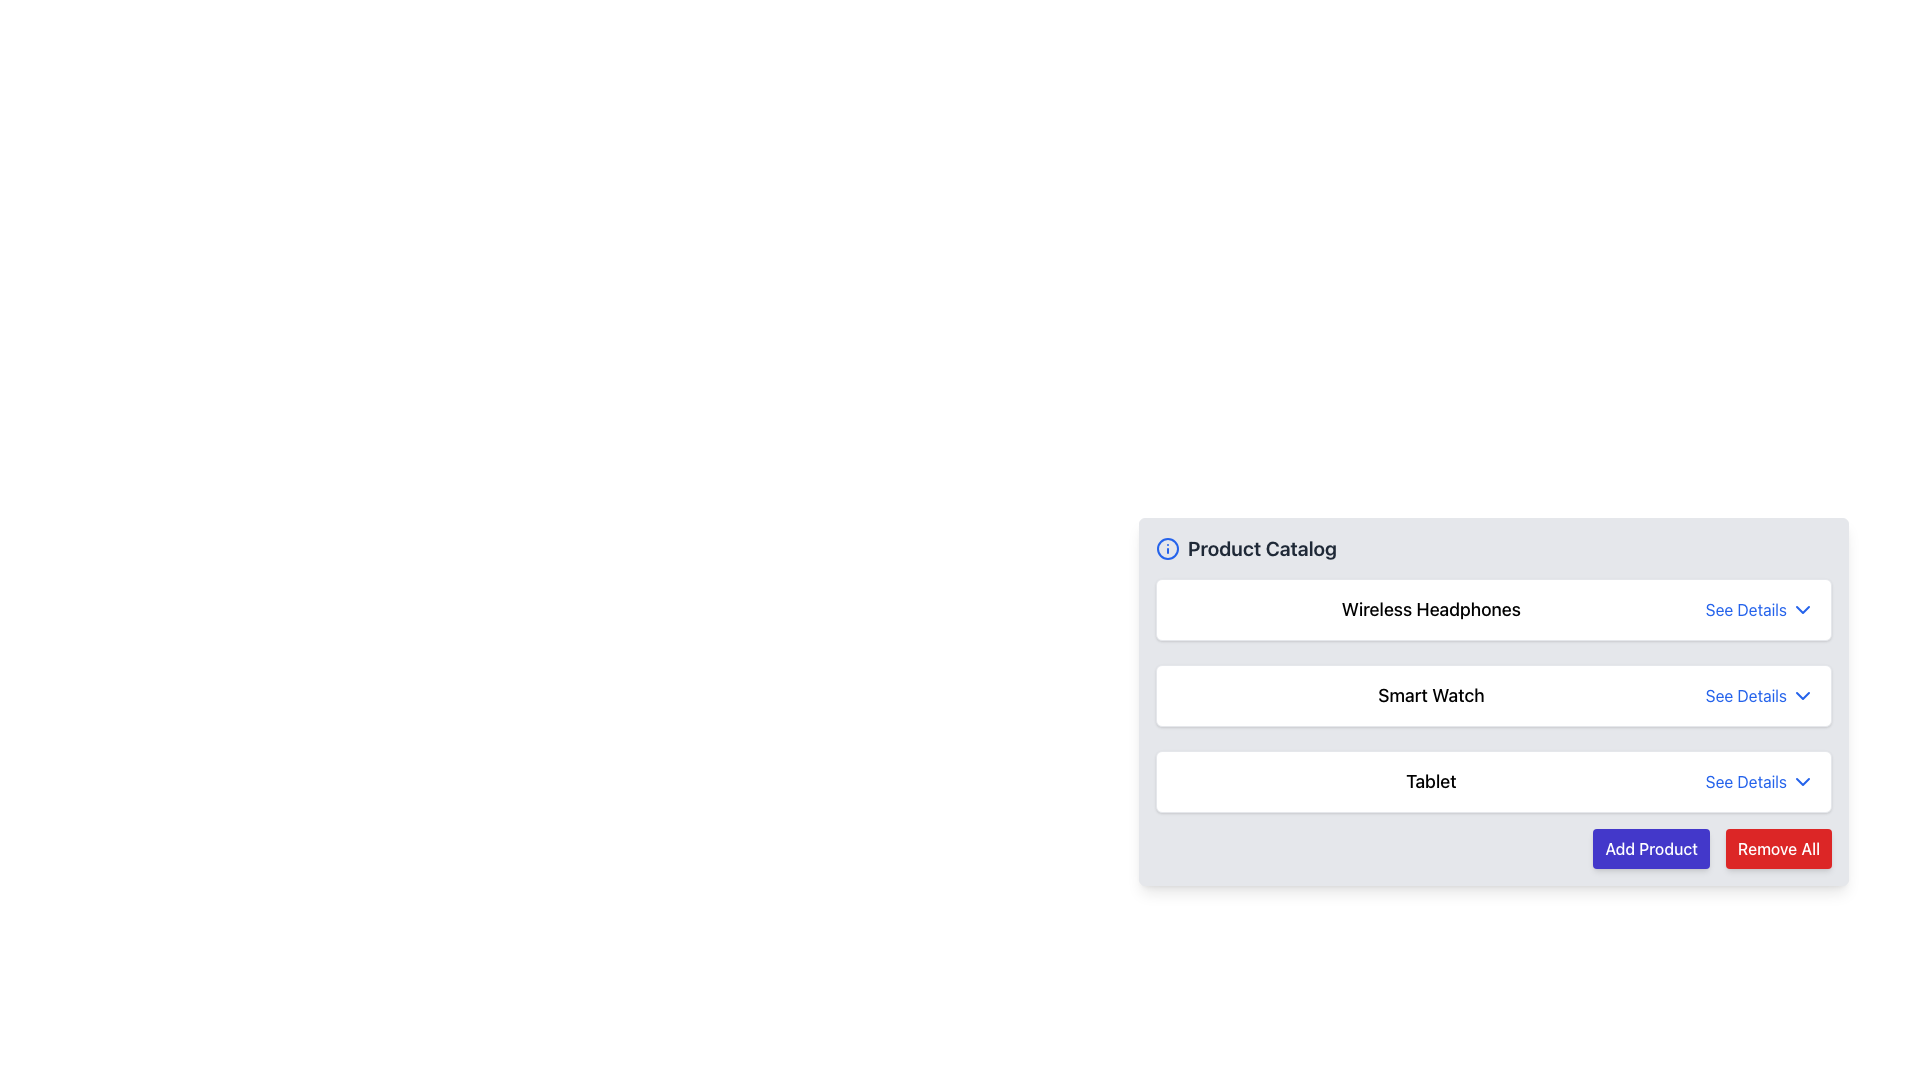 This screenshot has height=1080, width=1920. I want to click on the second 'See Details' button on the right side of the 'Smart Watch' product entry in the Product Catalog, so click(1760, 694).